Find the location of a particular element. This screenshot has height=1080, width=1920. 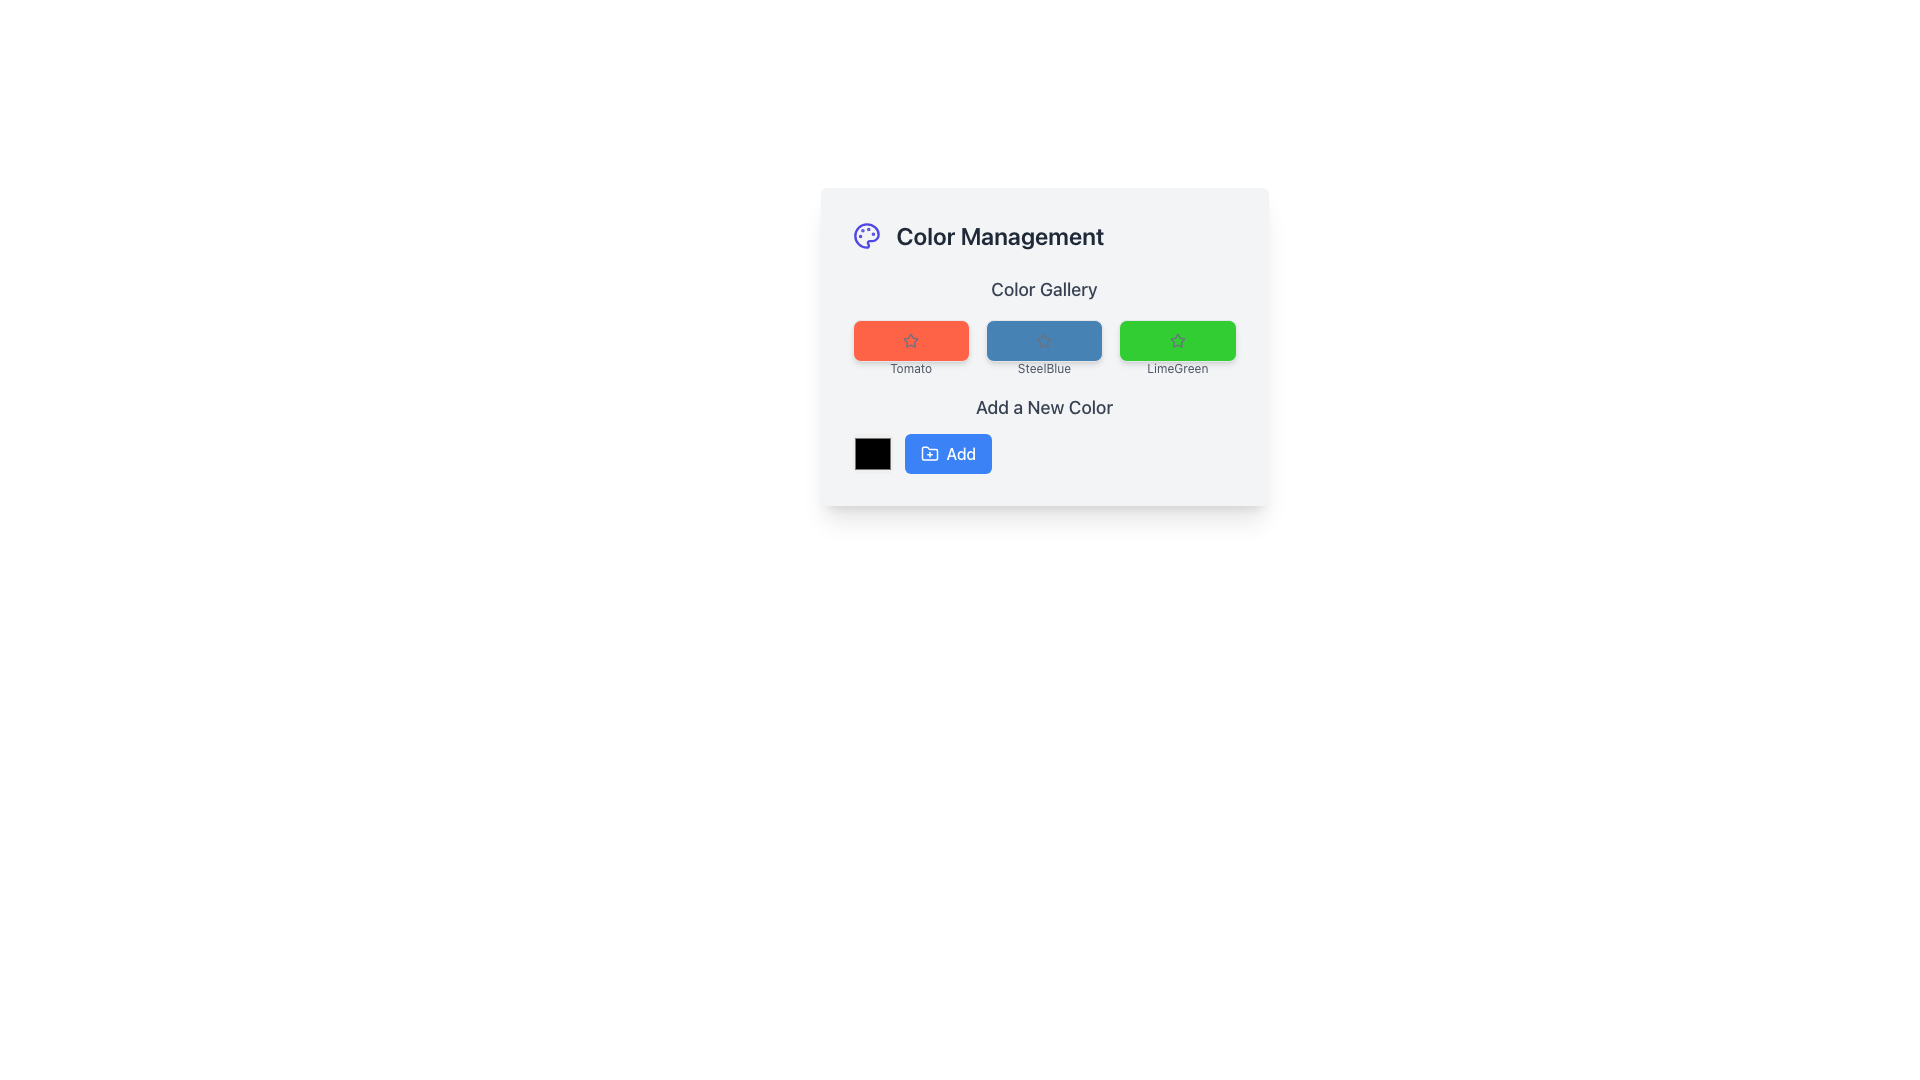

the Color card that visually represents a lime green color choice, which includes a star icon, located in the Color Gallery section under Color Management is located at coordinates (1177, 339).